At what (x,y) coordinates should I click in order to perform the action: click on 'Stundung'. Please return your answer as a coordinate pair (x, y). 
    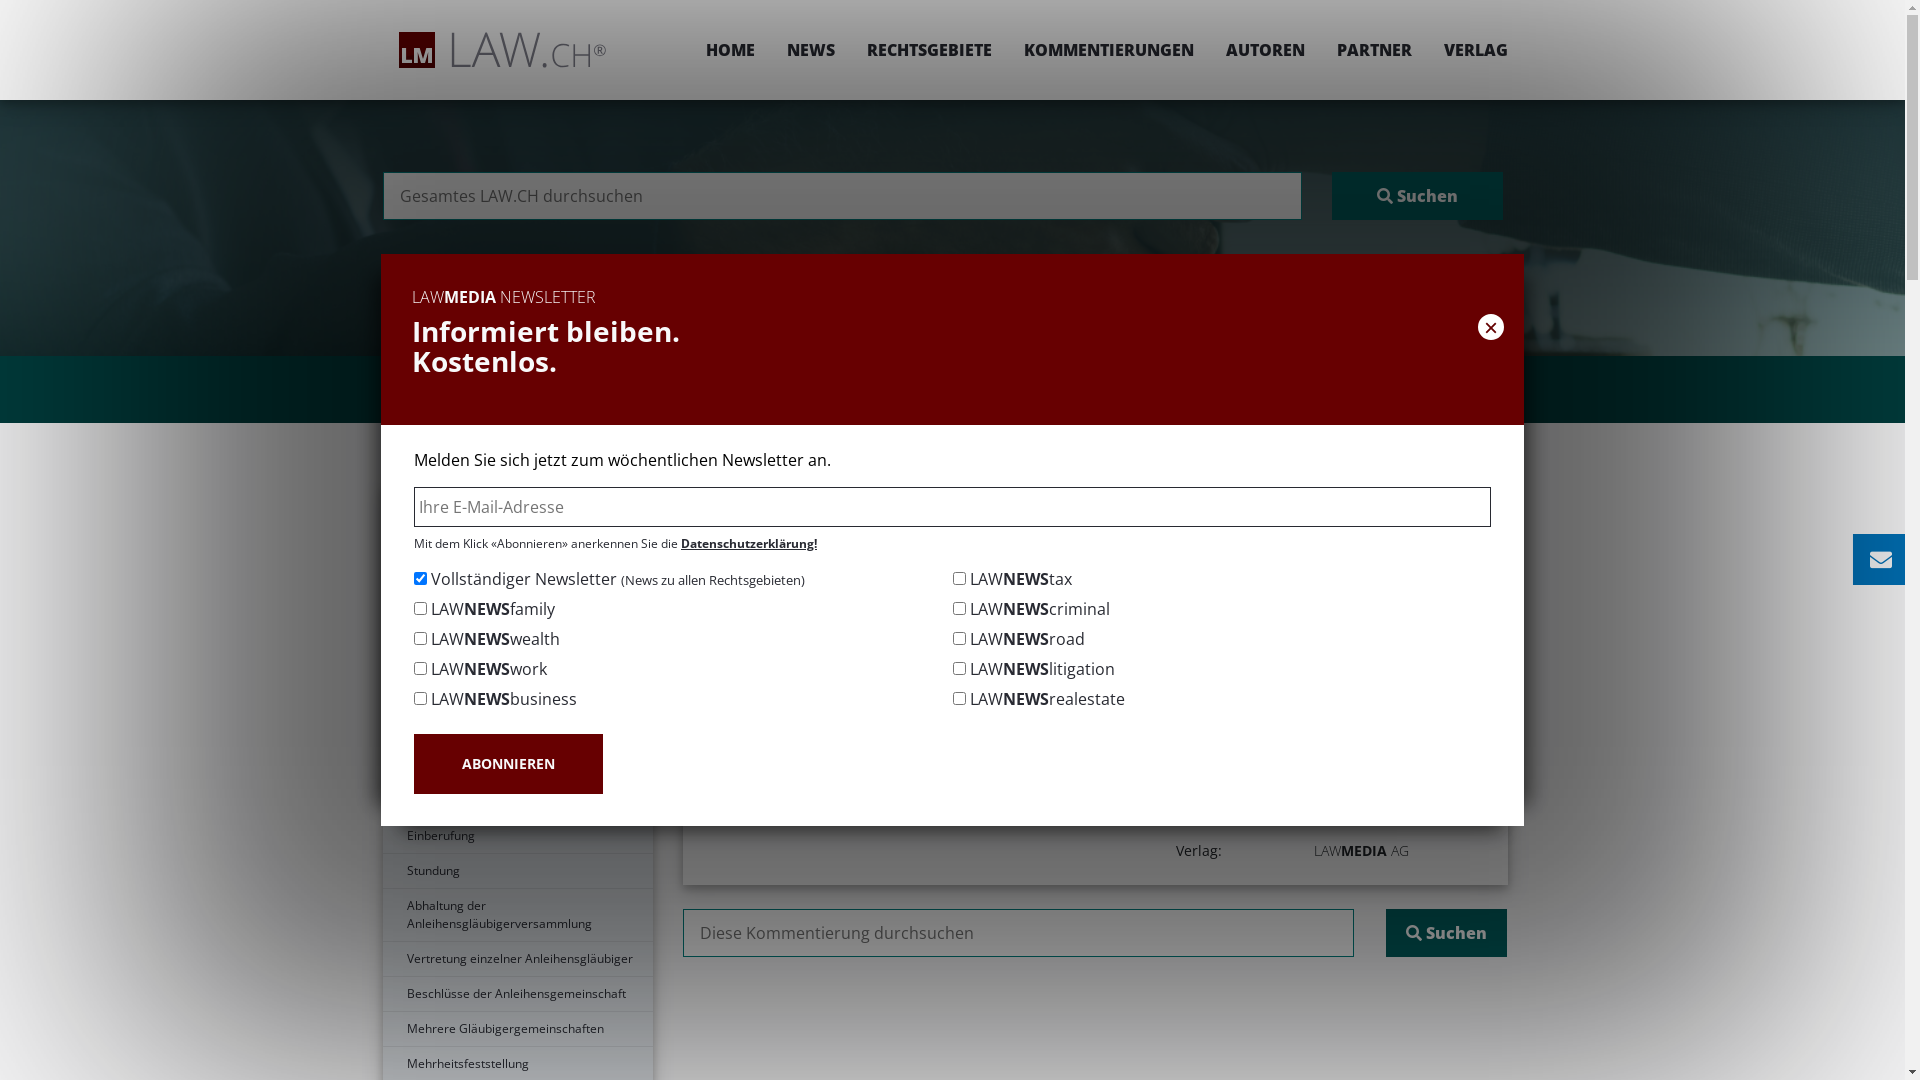
    Looking at the image, I should click on (517, 870).